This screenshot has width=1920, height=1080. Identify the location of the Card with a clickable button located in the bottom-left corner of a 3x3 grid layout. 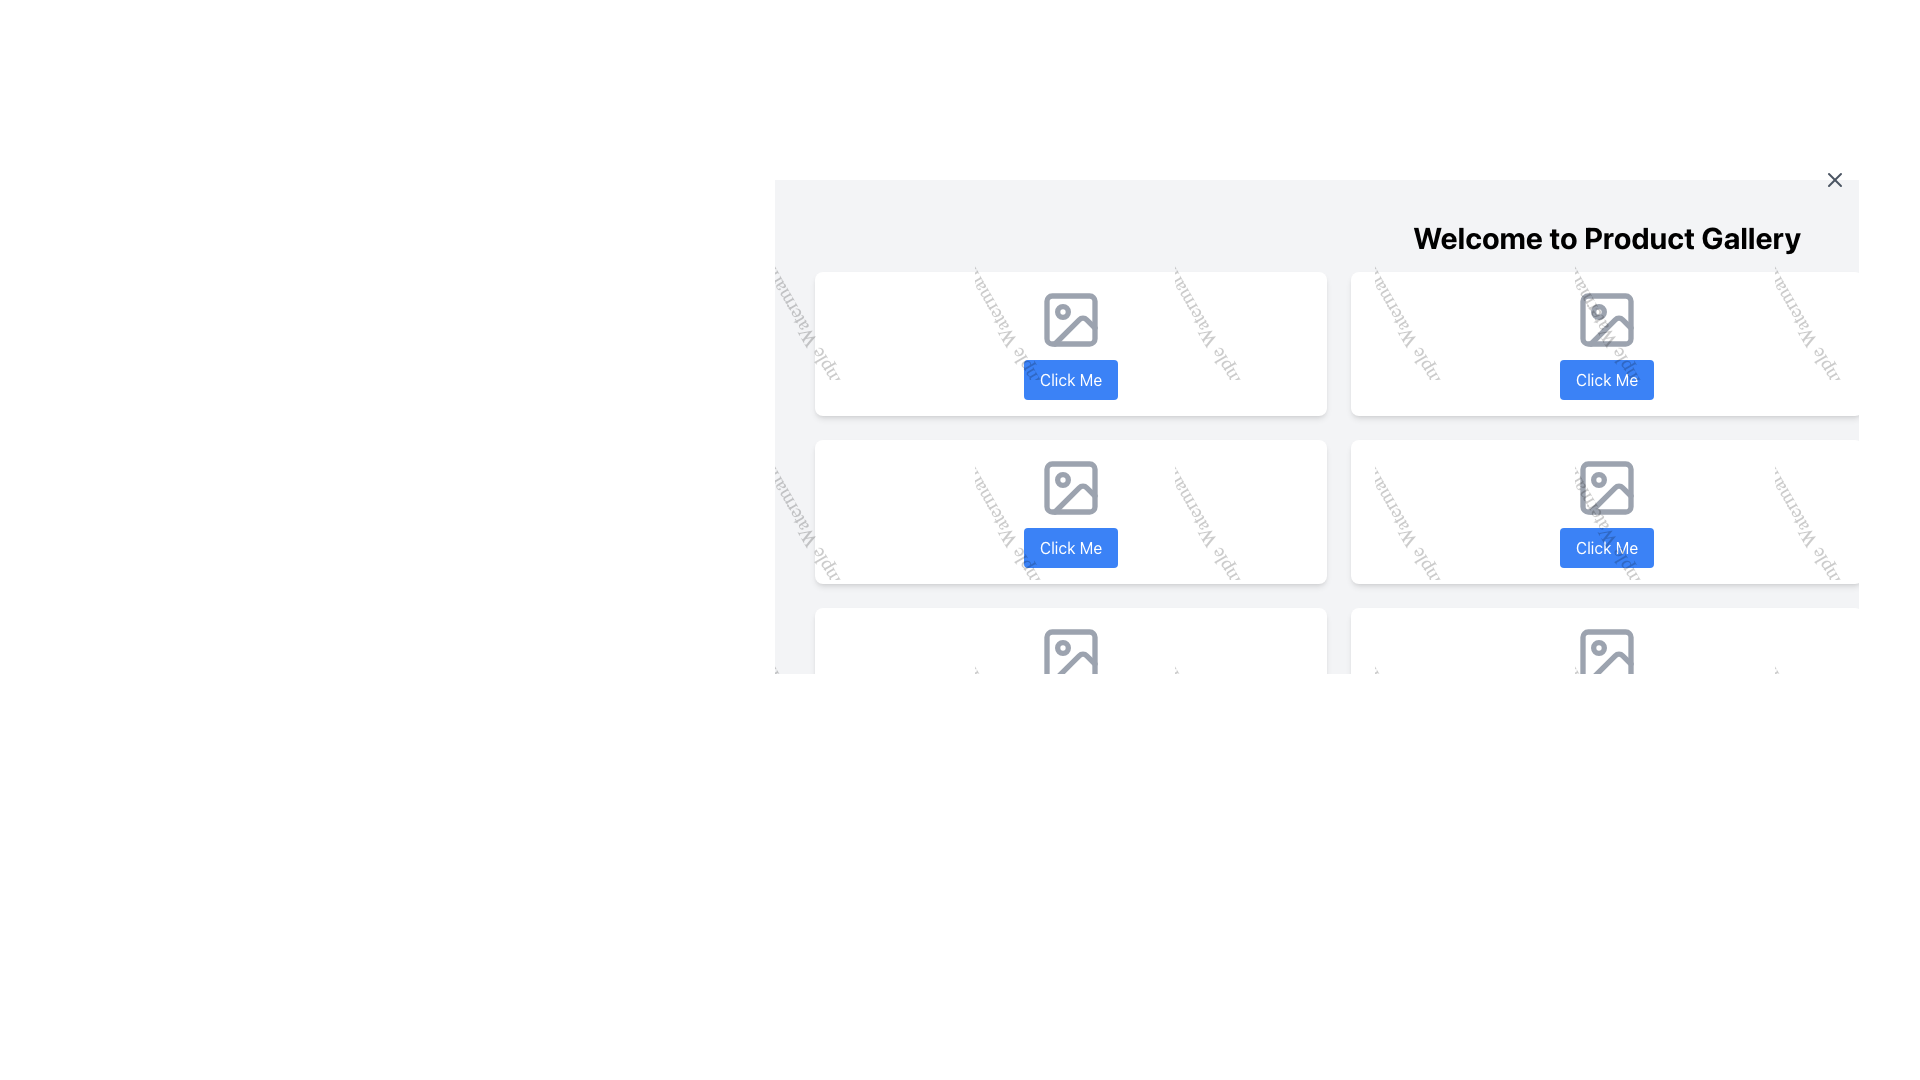
(1069, 678).